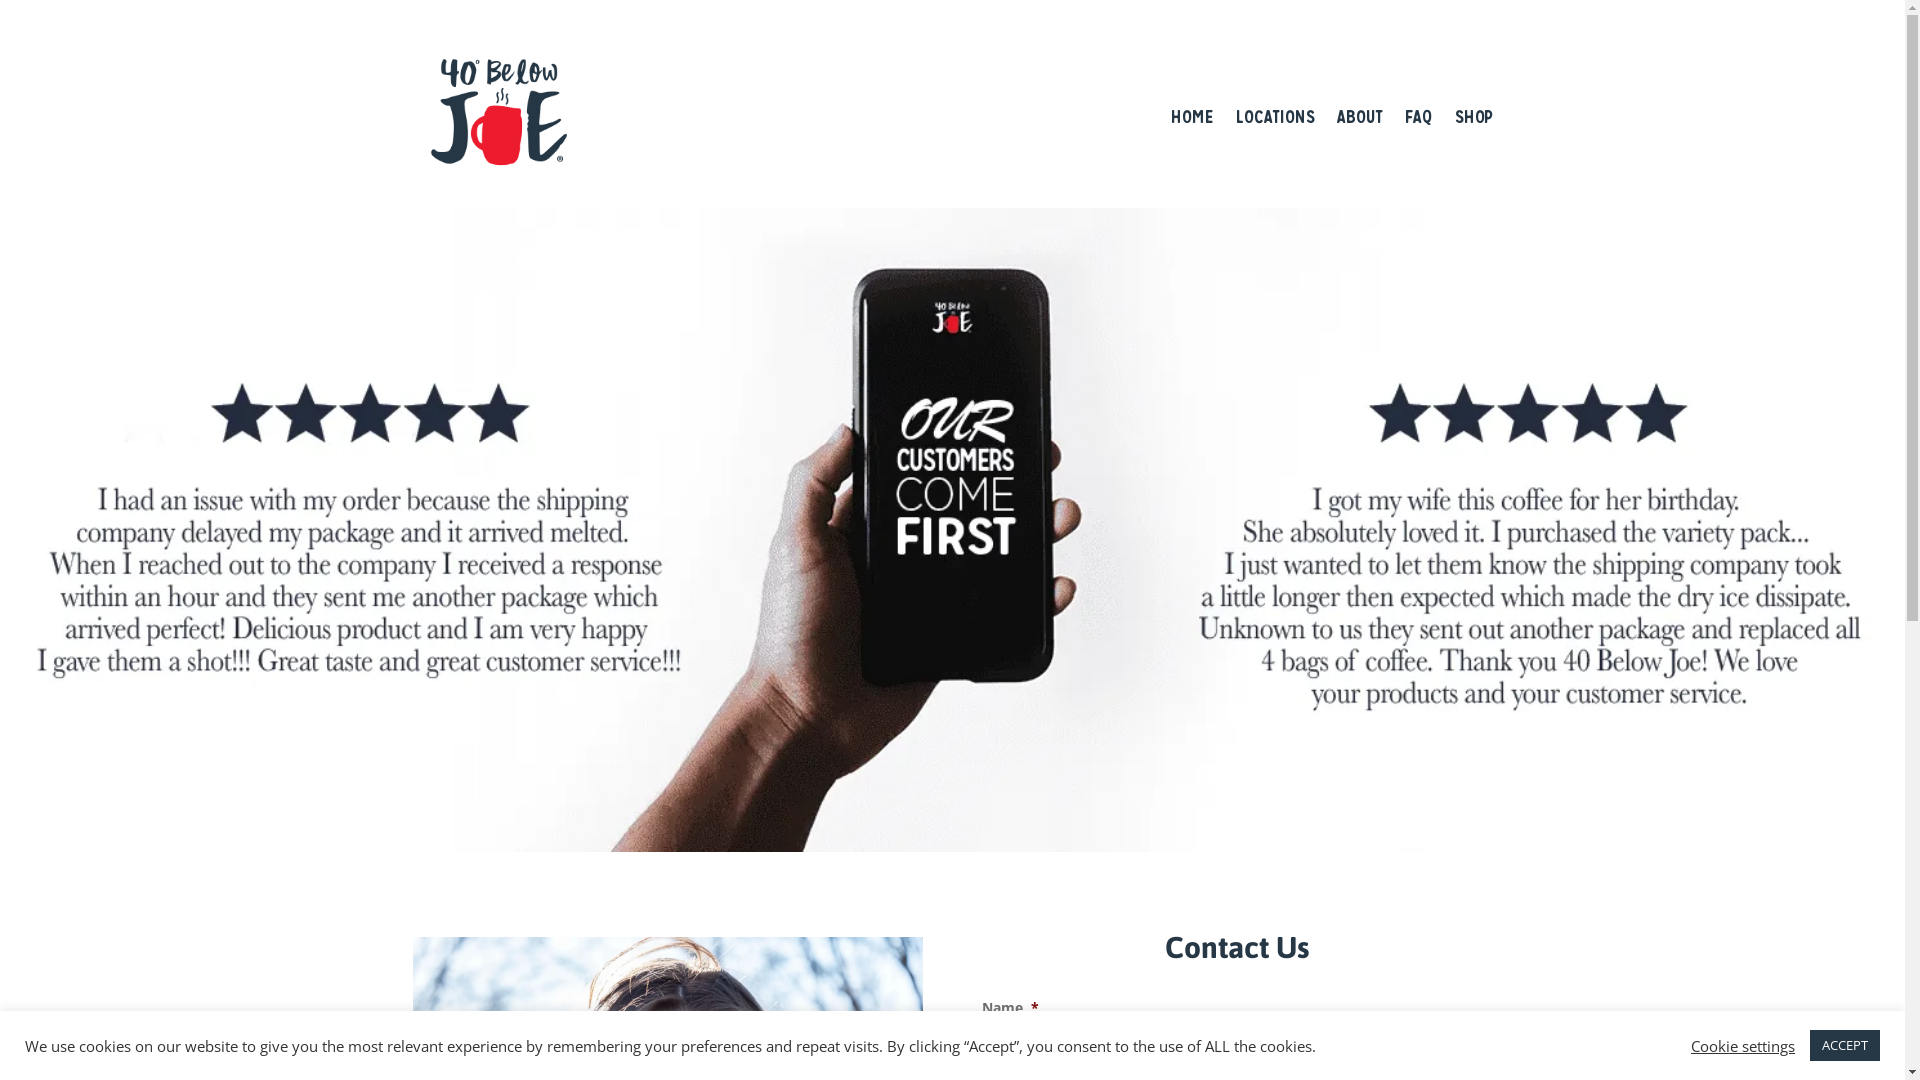  Describe the element at coordinates (1358, 117) in the screenshot. I see `'ABOUT'` at that location.